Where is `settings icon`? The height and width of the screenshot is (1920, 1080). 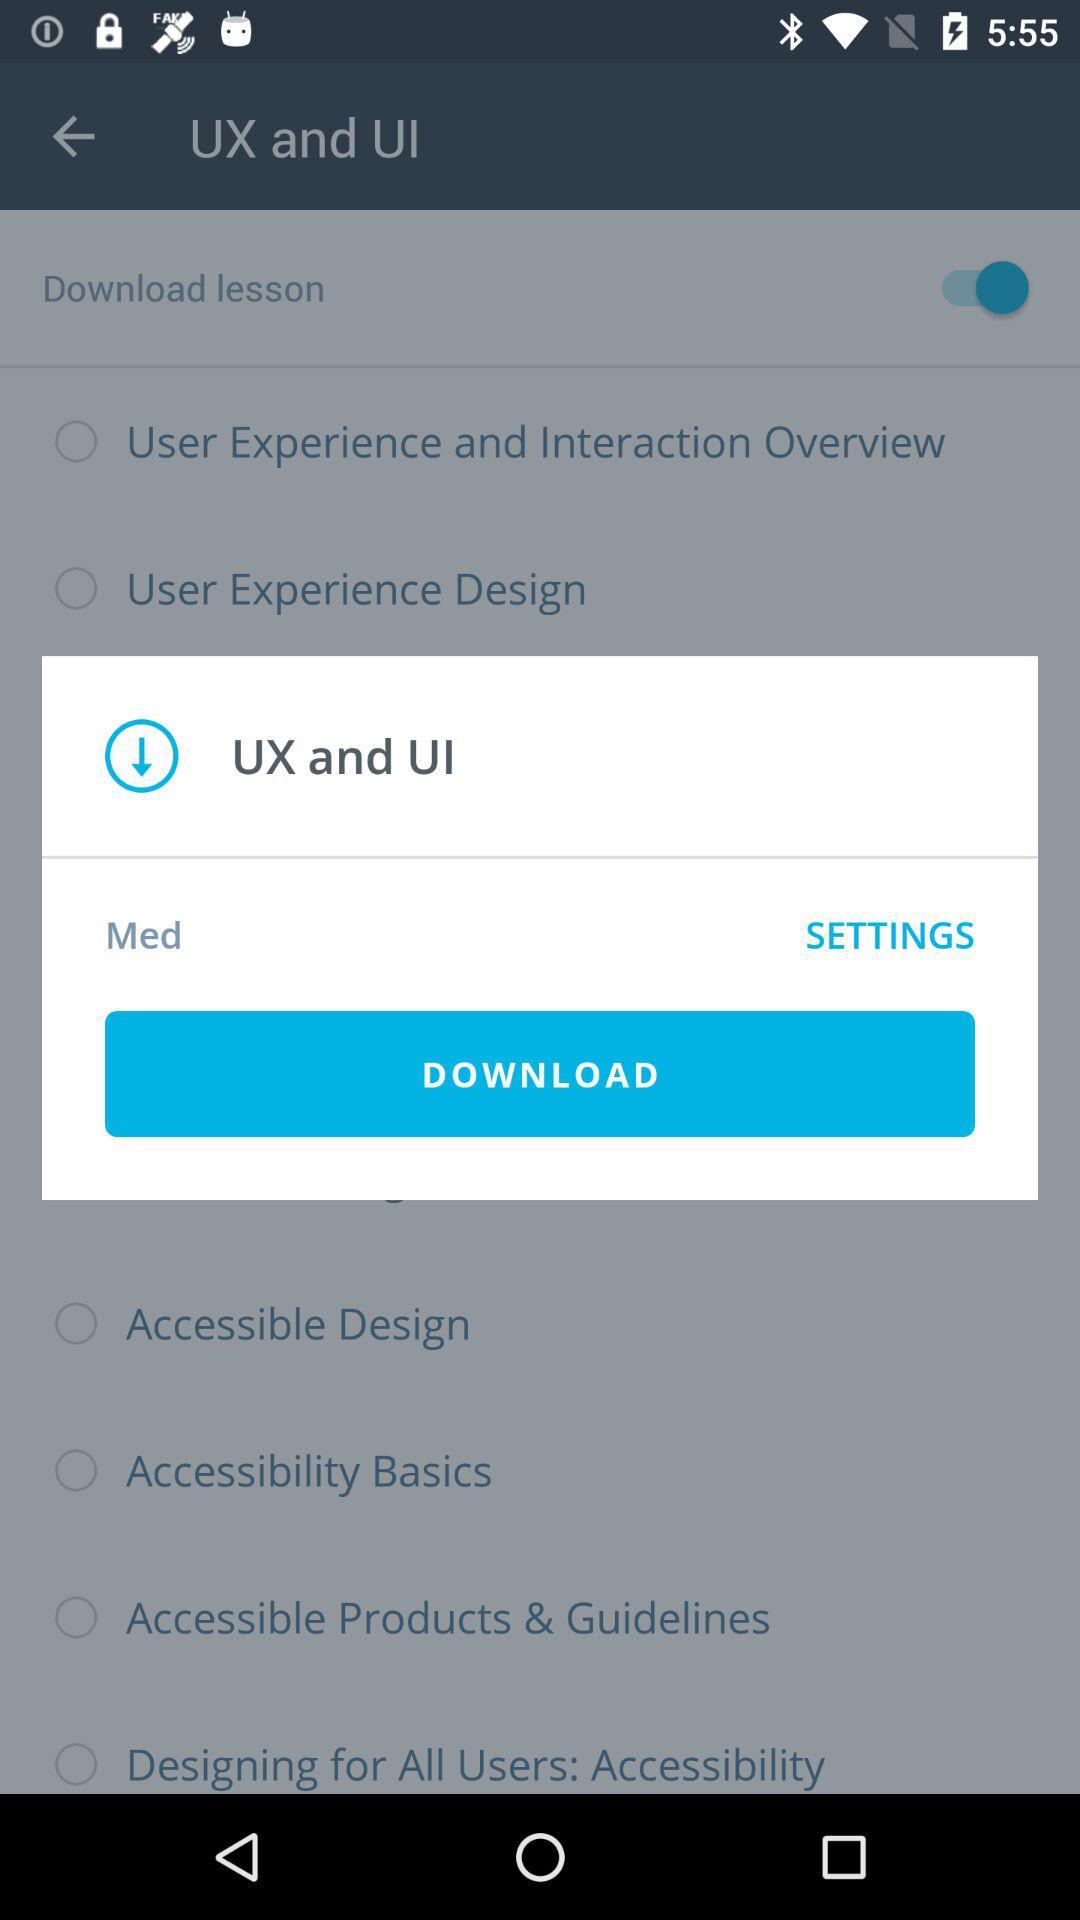
settings icon is located at coordinates (889, 933).